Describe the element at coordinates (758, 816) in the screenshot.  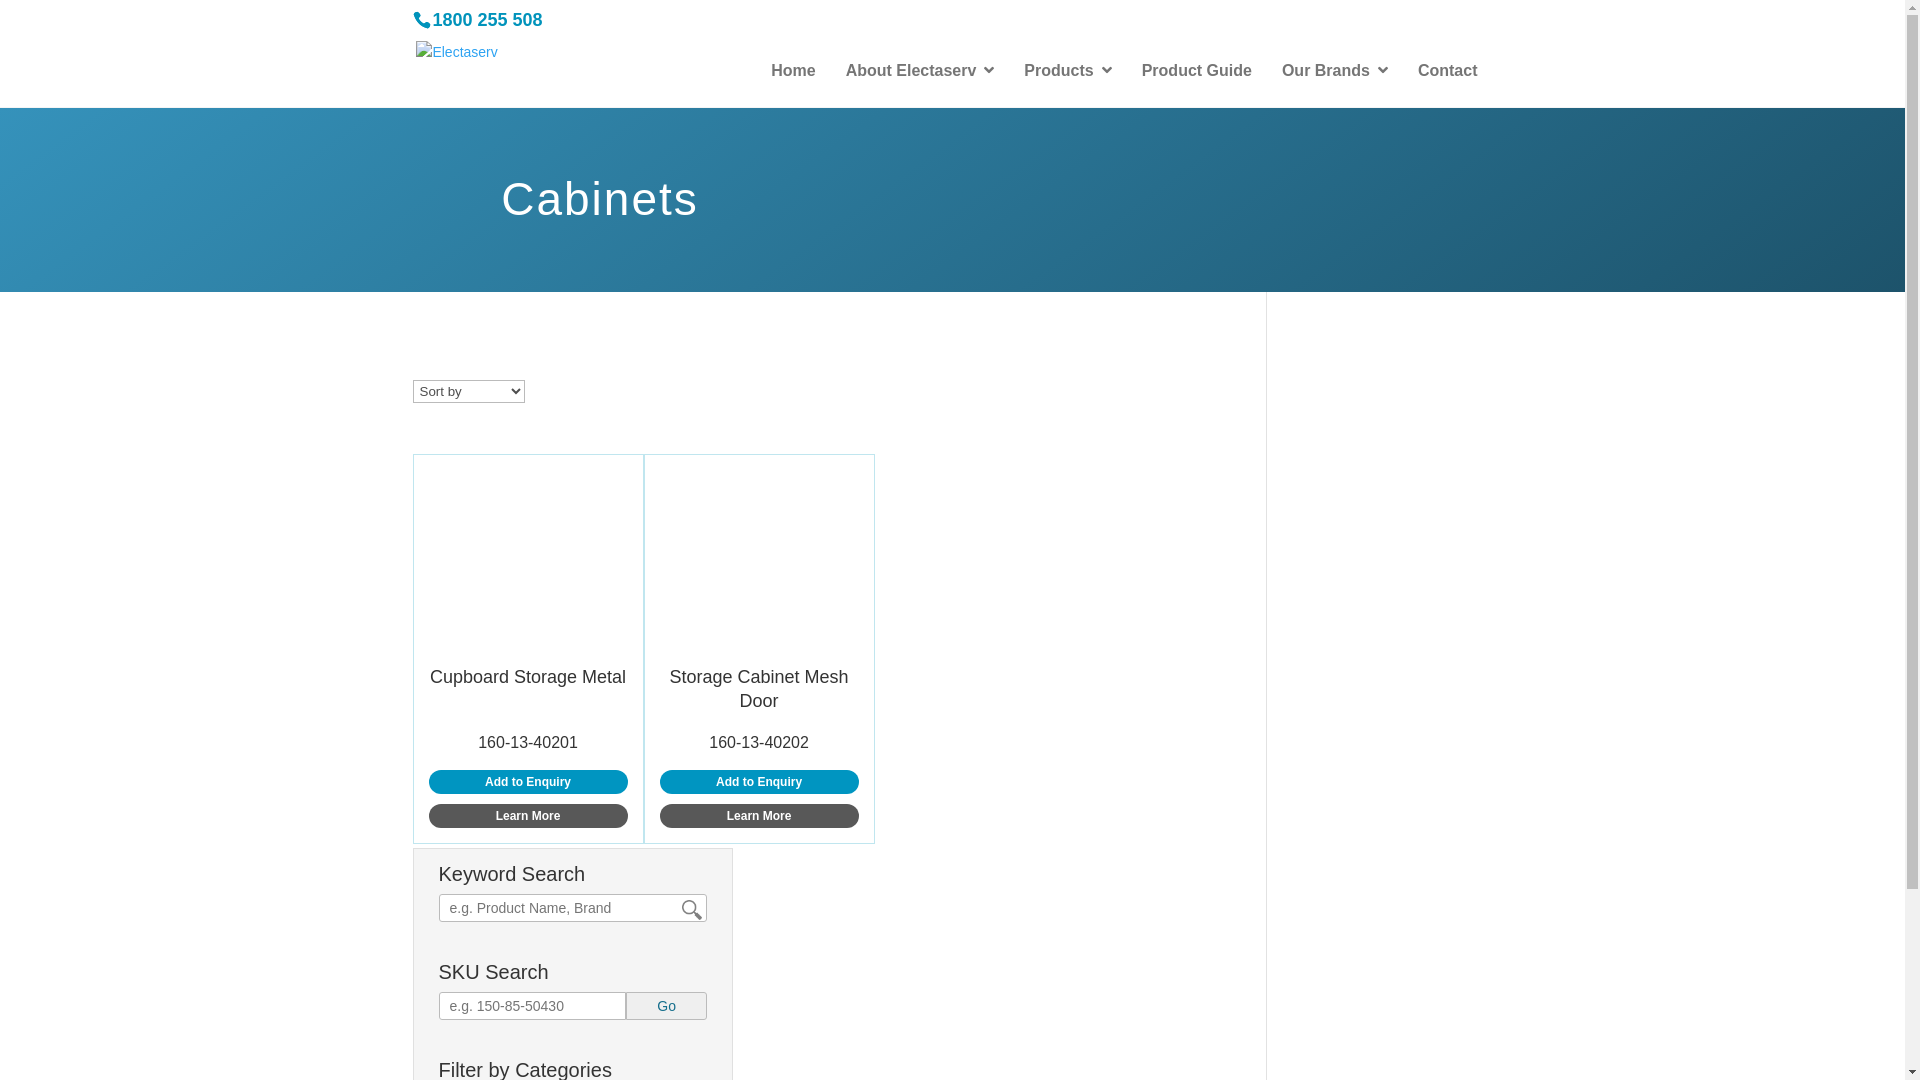
I see `'Learn More'` at that location.